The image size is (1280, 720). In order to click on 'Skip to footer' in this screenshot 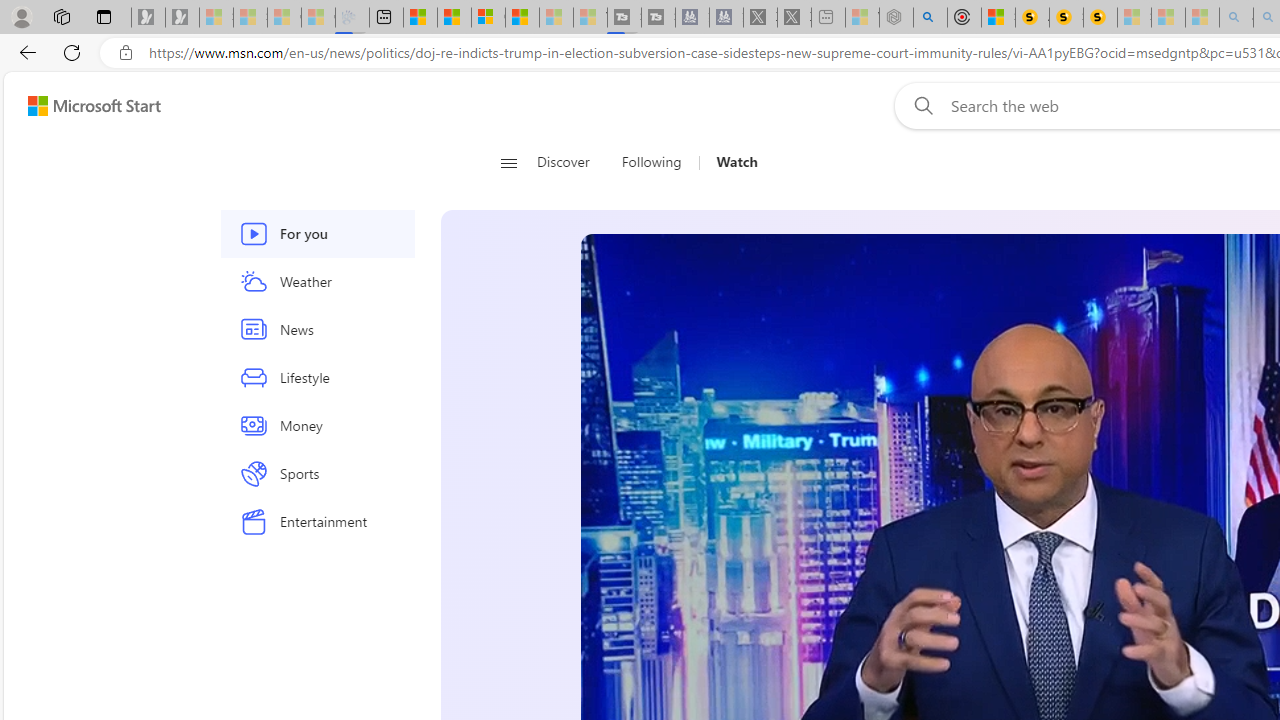, I will do `click(81, 105)`.